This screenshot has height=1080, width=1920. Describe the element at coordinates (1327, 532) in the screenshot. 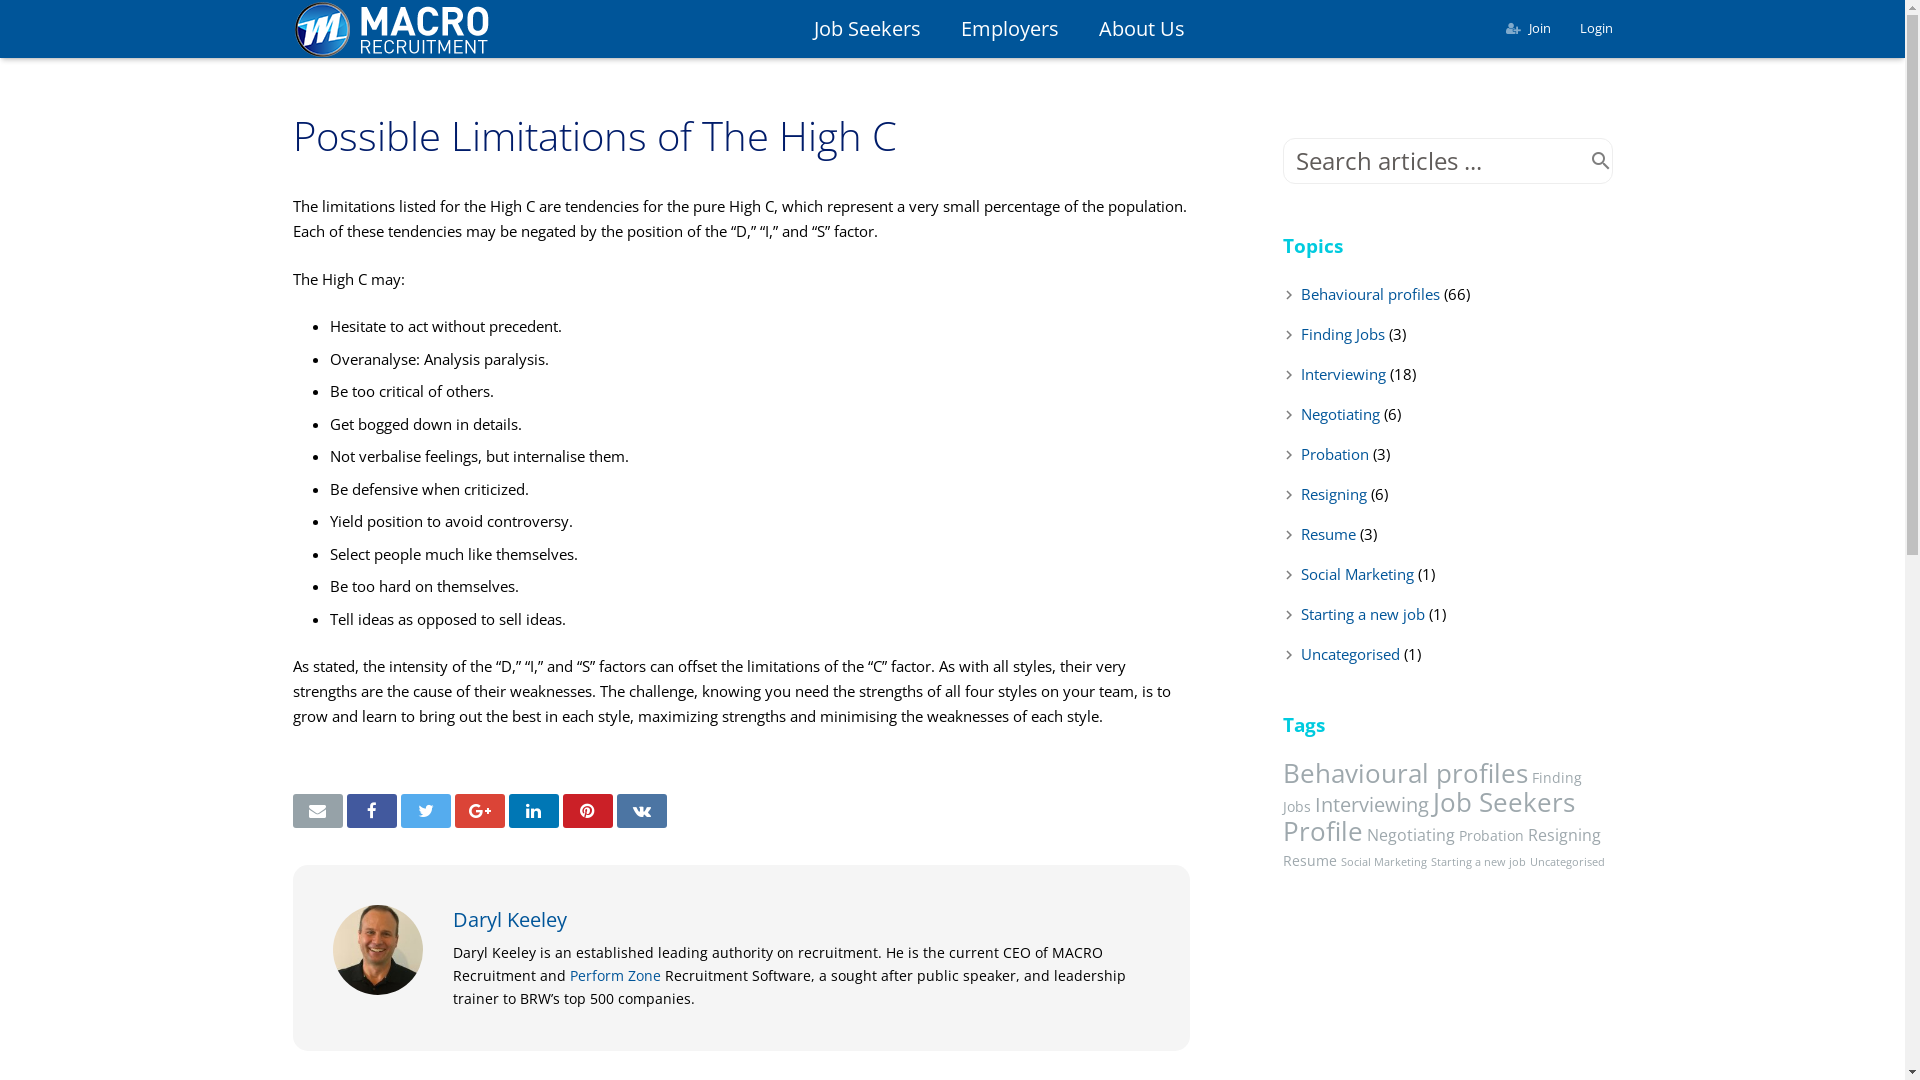

I see `'Resume'` at that location.